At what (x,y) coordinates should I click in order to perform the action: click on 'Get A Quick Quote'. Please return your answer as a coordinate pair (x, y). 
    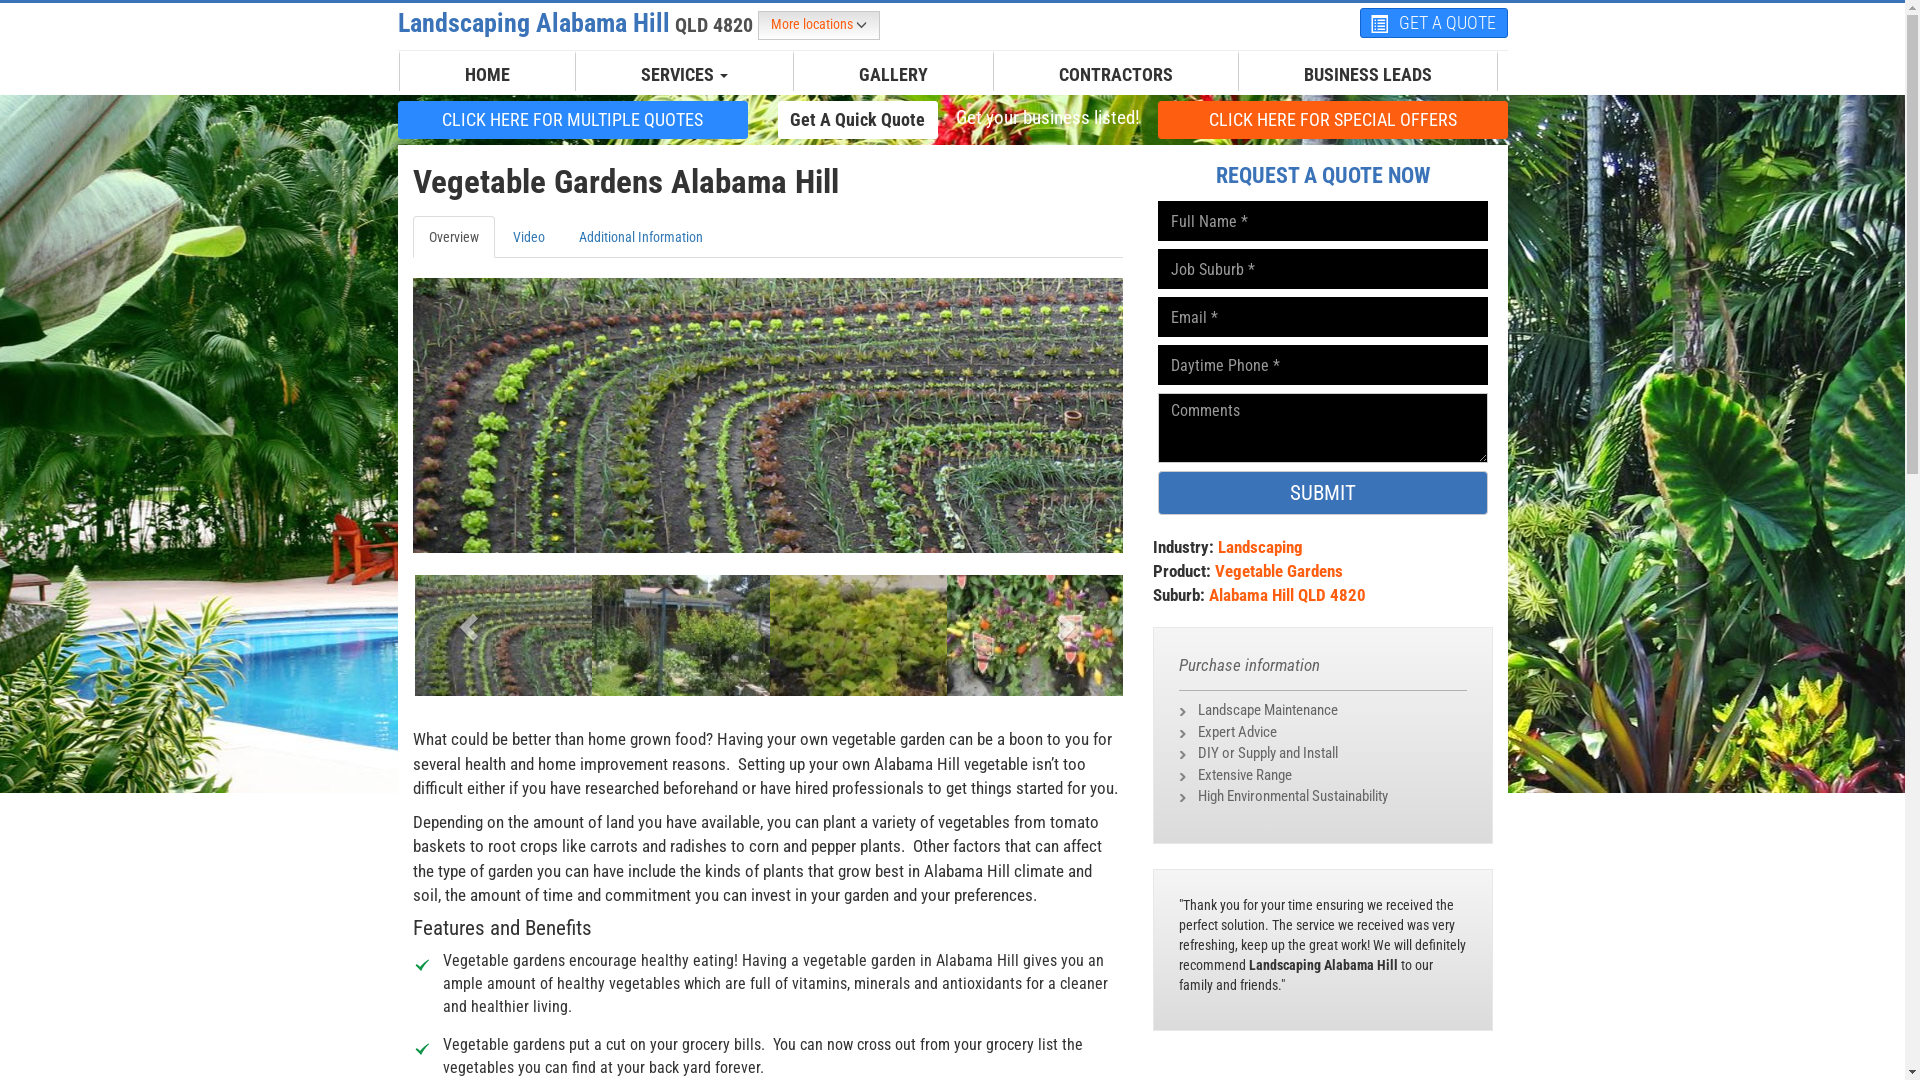
    Looking at the image, I should click on (858, 119).